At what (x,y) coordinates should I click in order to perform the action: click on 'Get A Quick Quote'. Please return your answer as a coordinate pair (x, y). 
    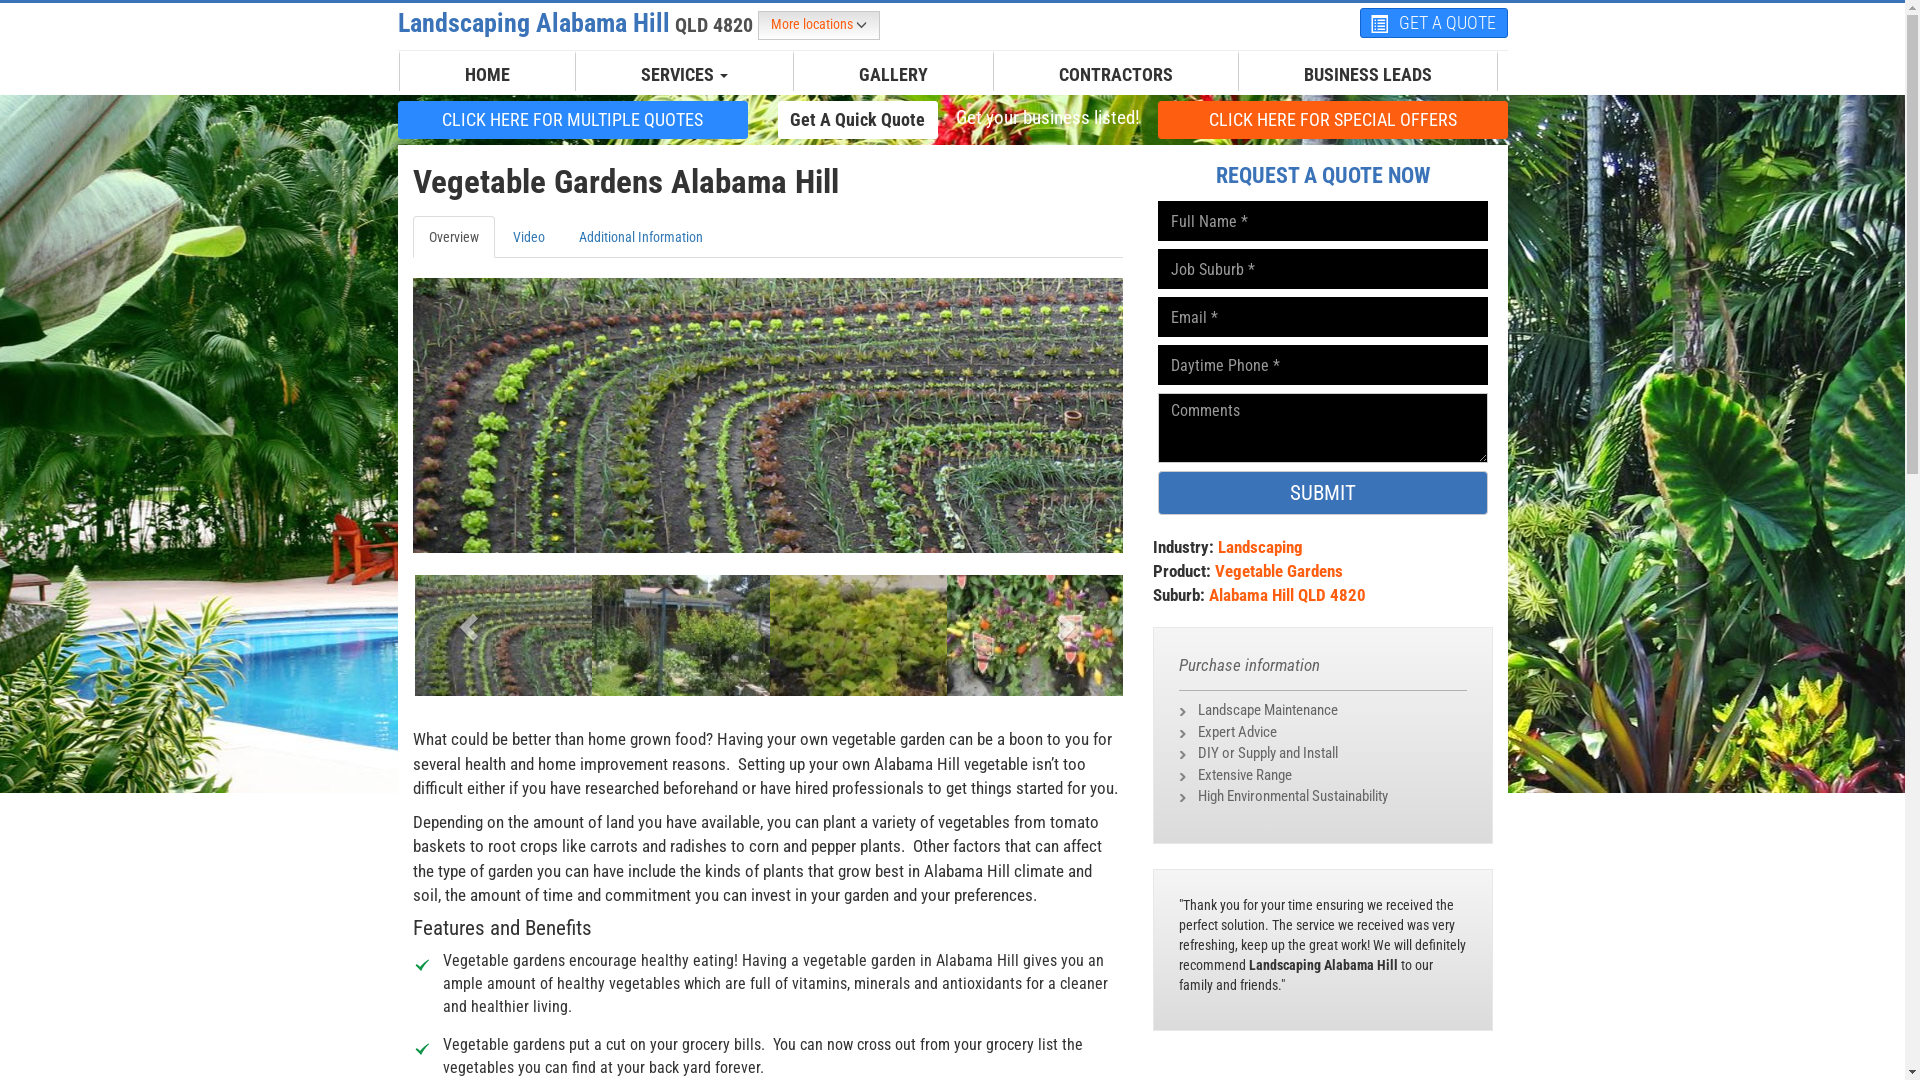
    Looking at the image, I should click on (858, 119).